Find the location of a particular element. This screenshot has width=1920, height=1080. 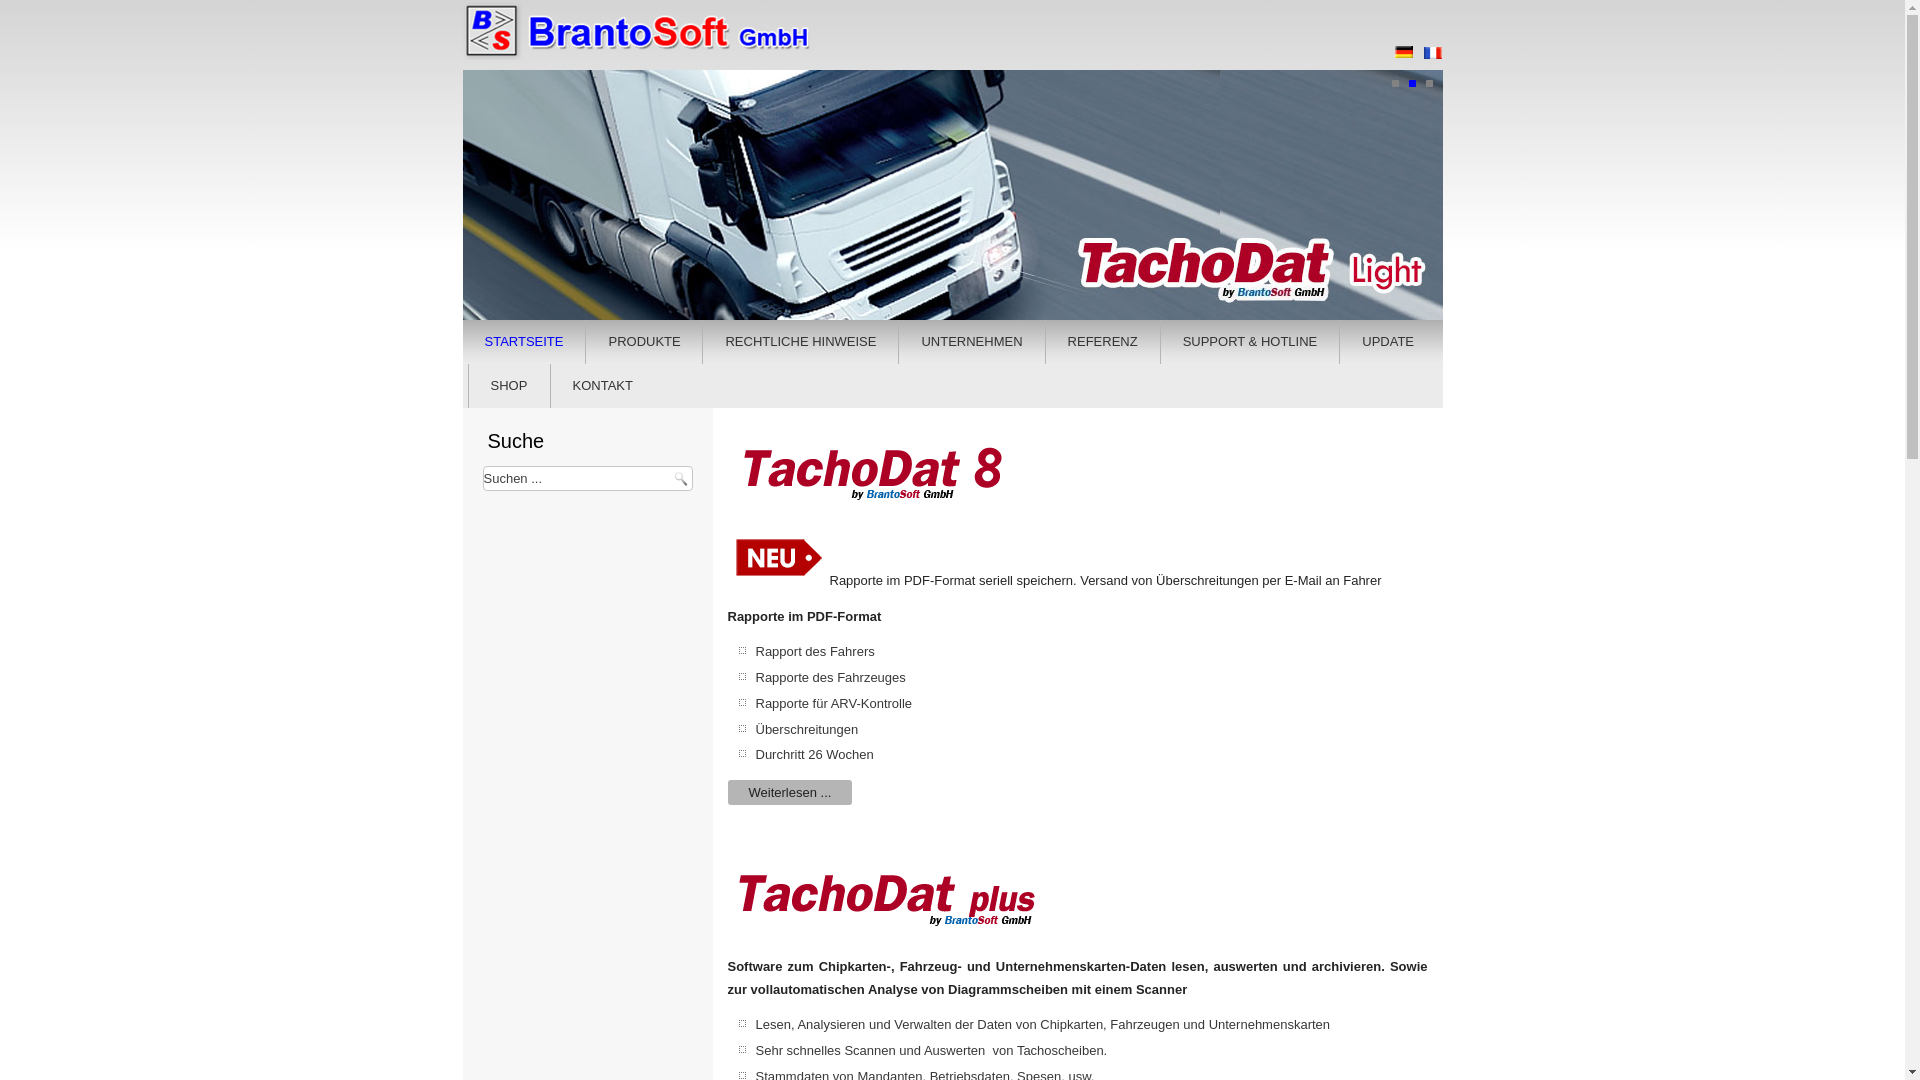

'PRODUKTE' is located at coordinates (589, 341).